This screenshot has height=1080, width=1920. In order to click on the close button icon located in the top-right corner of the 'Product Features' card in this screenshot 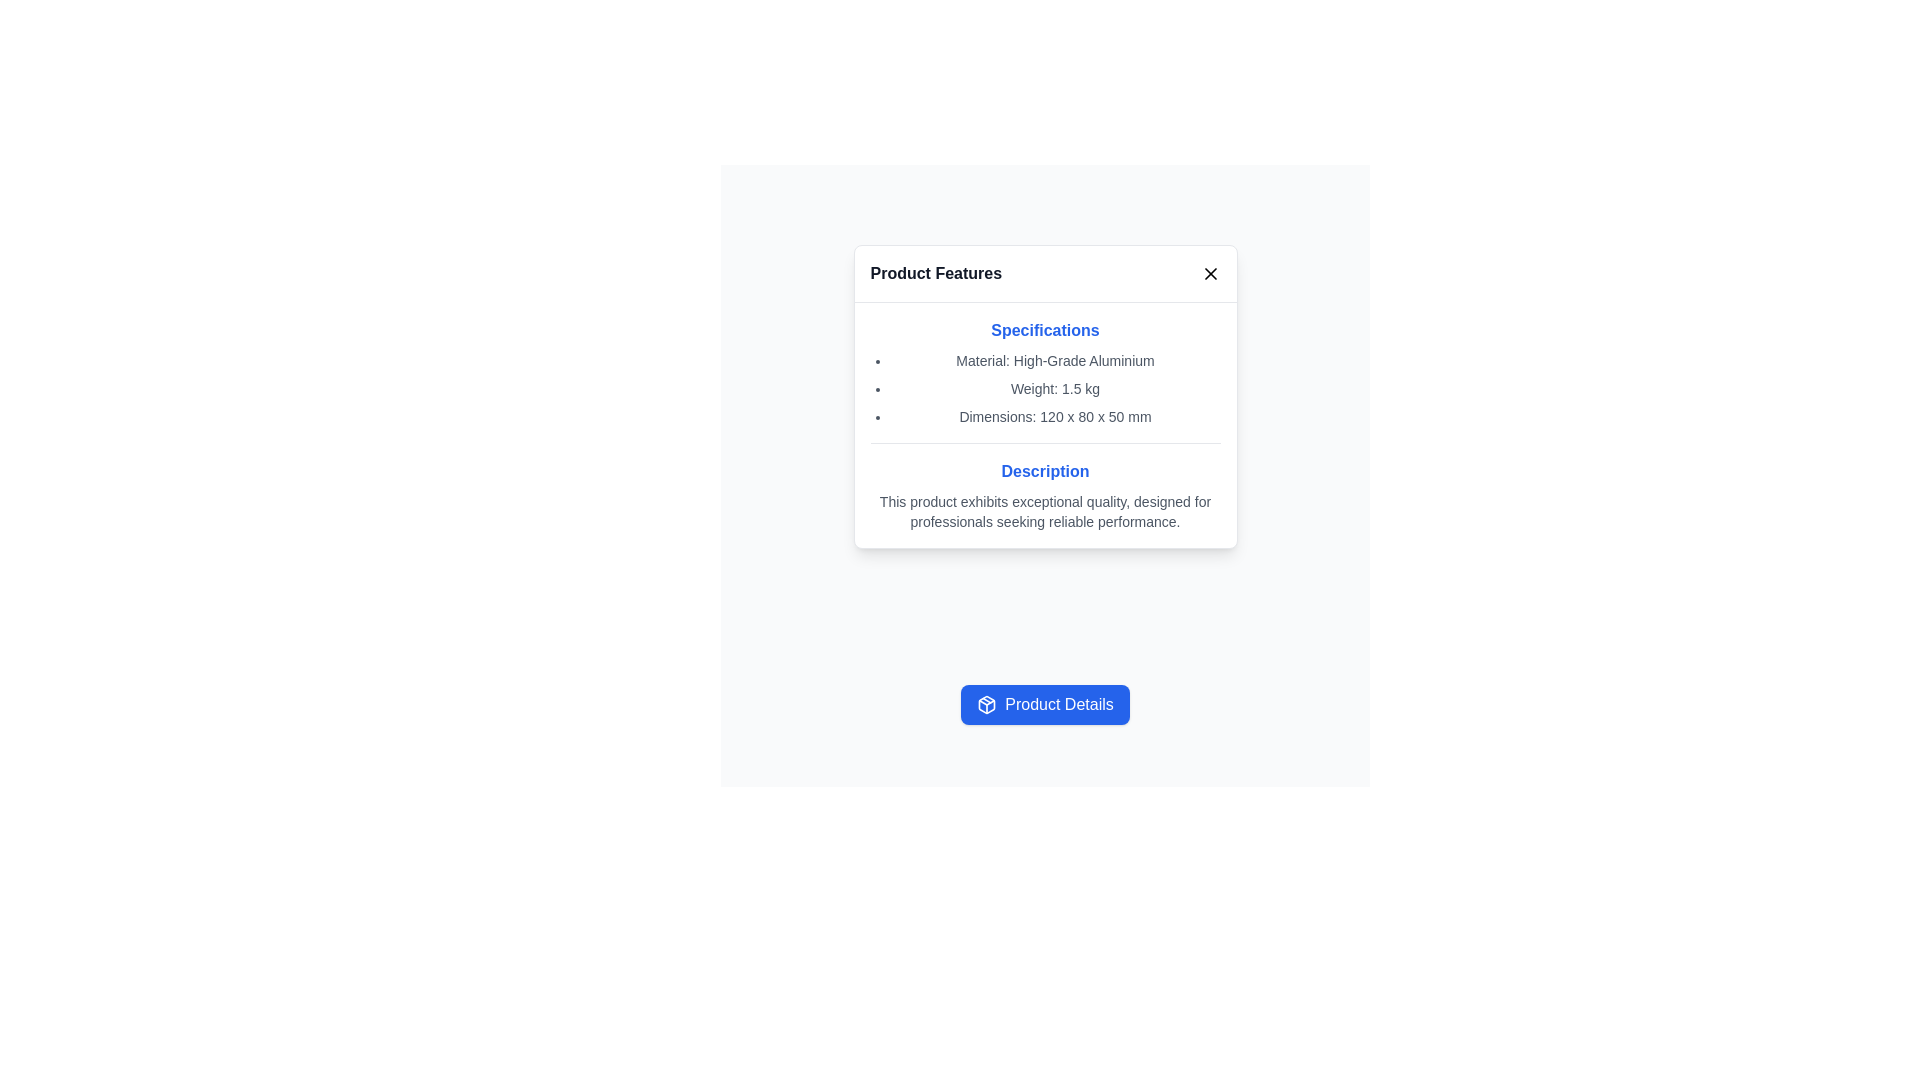, I will do `click(1209, 273)`.